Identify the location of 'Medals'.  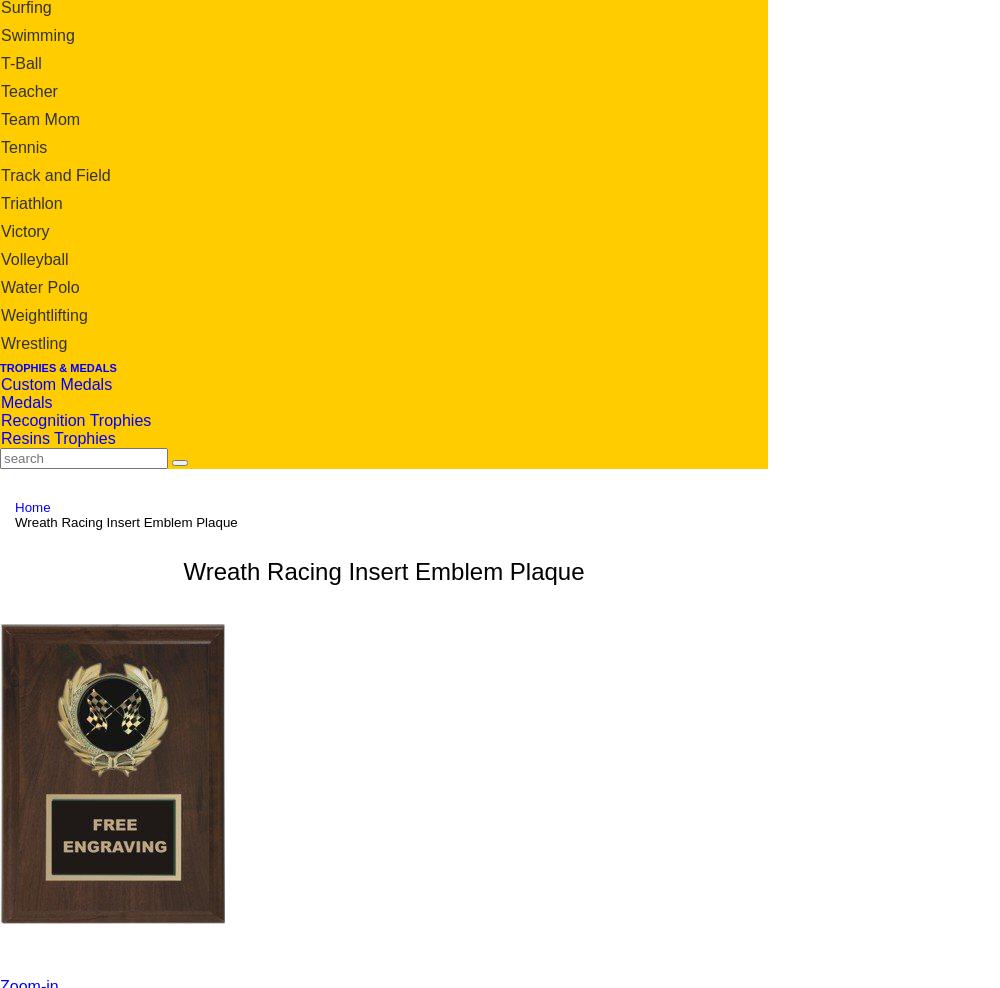
(26, 400).